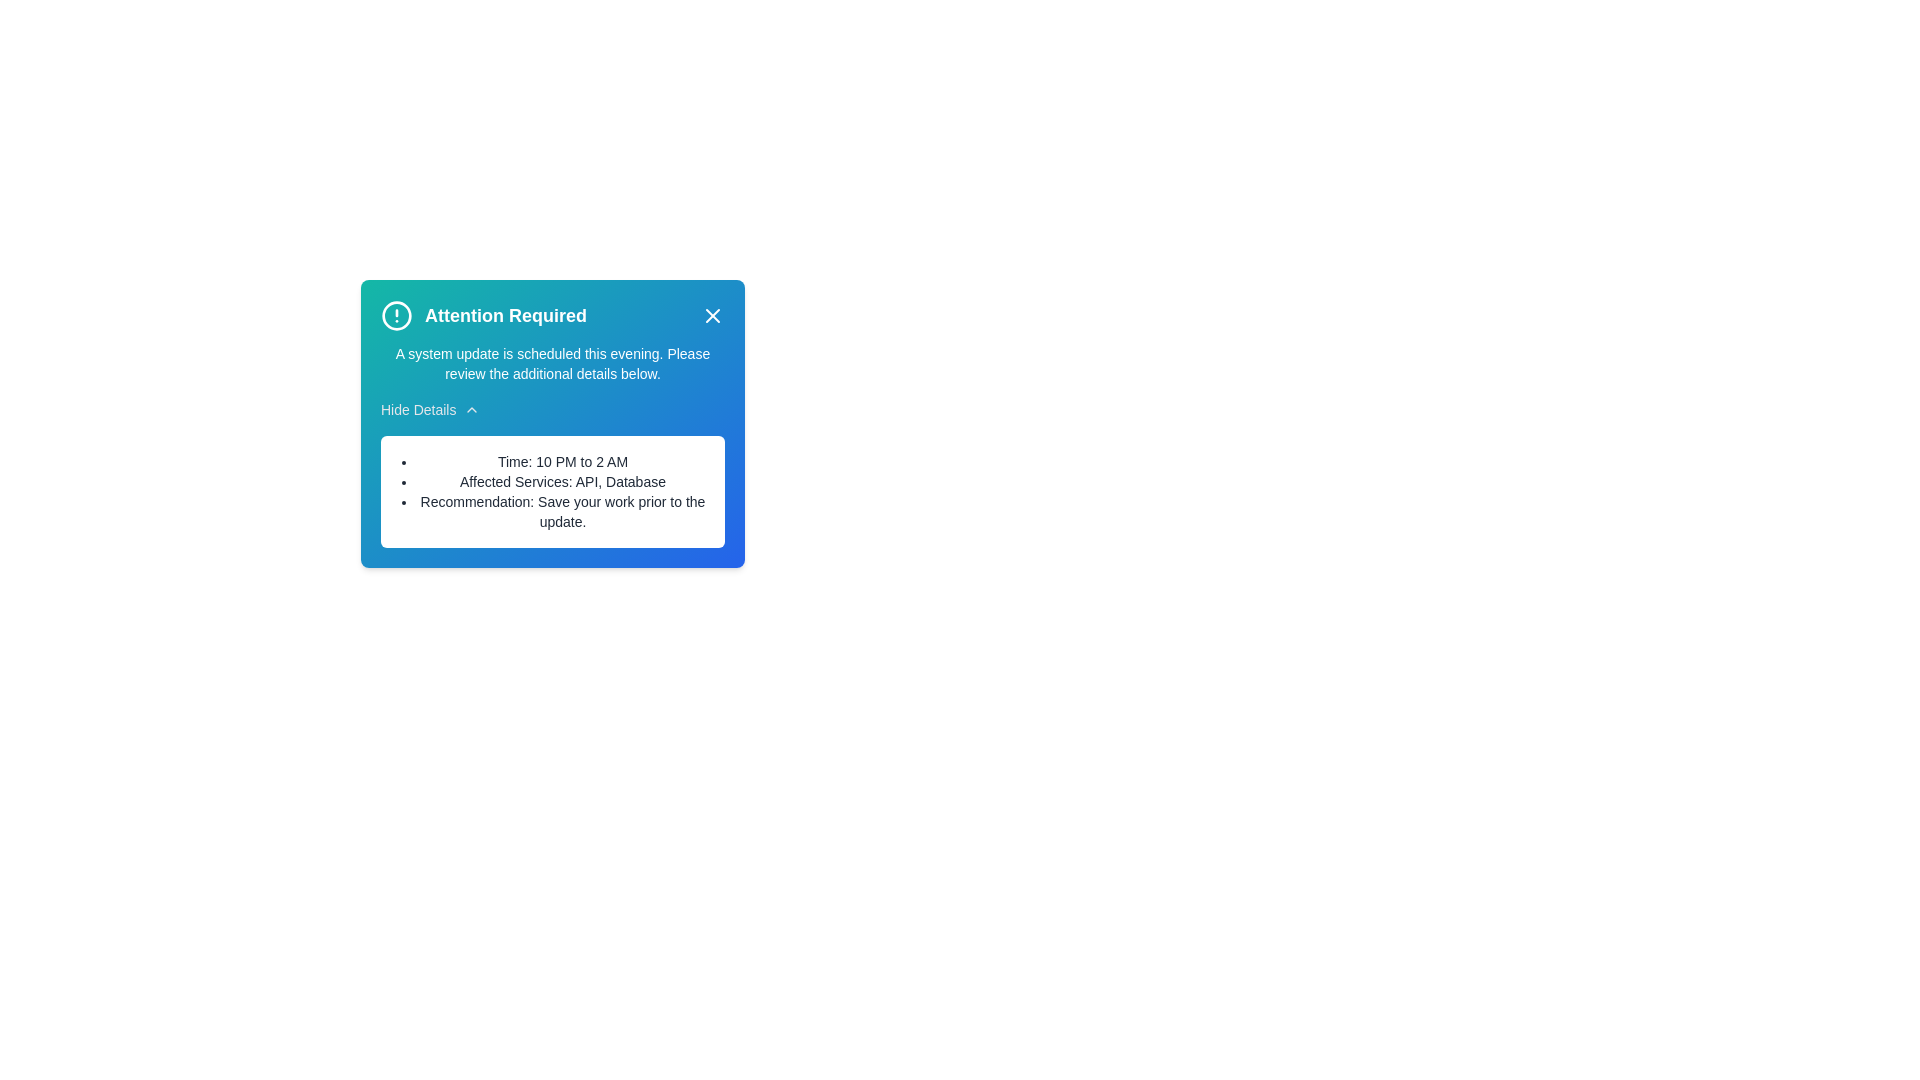  Describe the element at coordinates (429, 408) in the screenshot. I see `the 'Hide Details' button to toggle the visibility of additional details` at that location.